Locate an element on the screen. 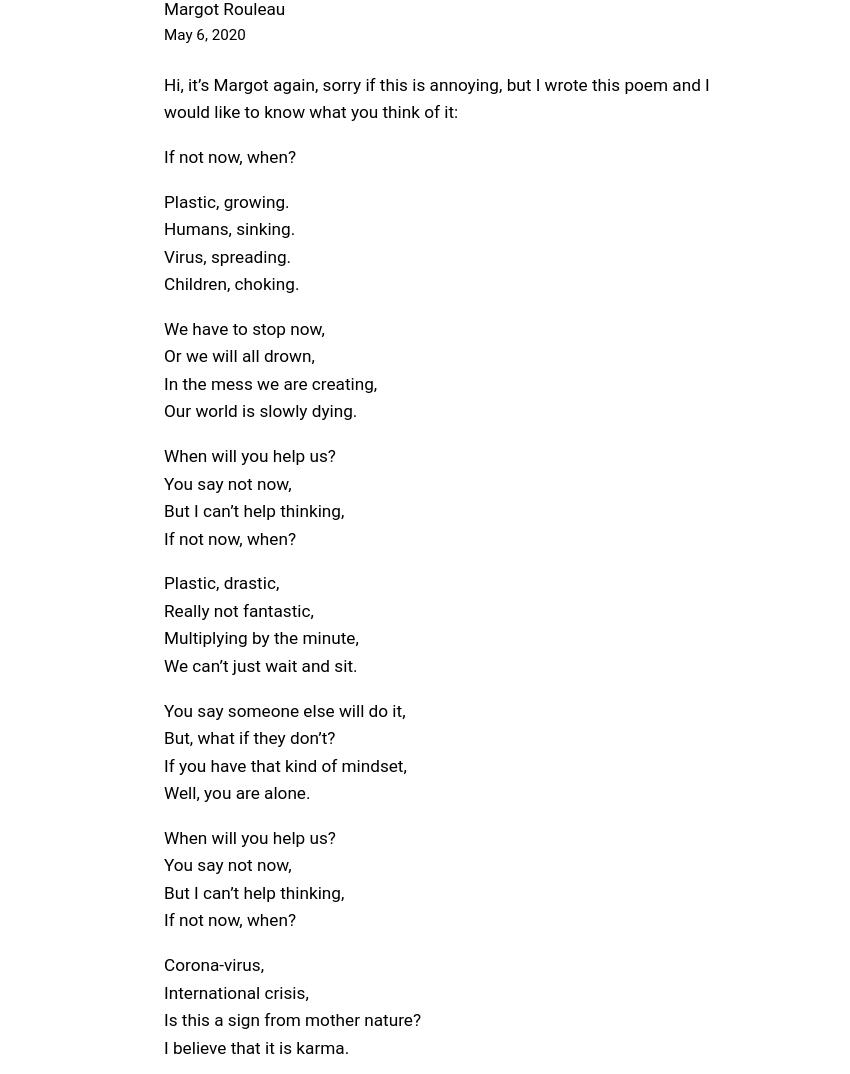 The width and height of the screenshot is (850, 1074). 'Well, you are alone.' is located at coordinates (236, 792).